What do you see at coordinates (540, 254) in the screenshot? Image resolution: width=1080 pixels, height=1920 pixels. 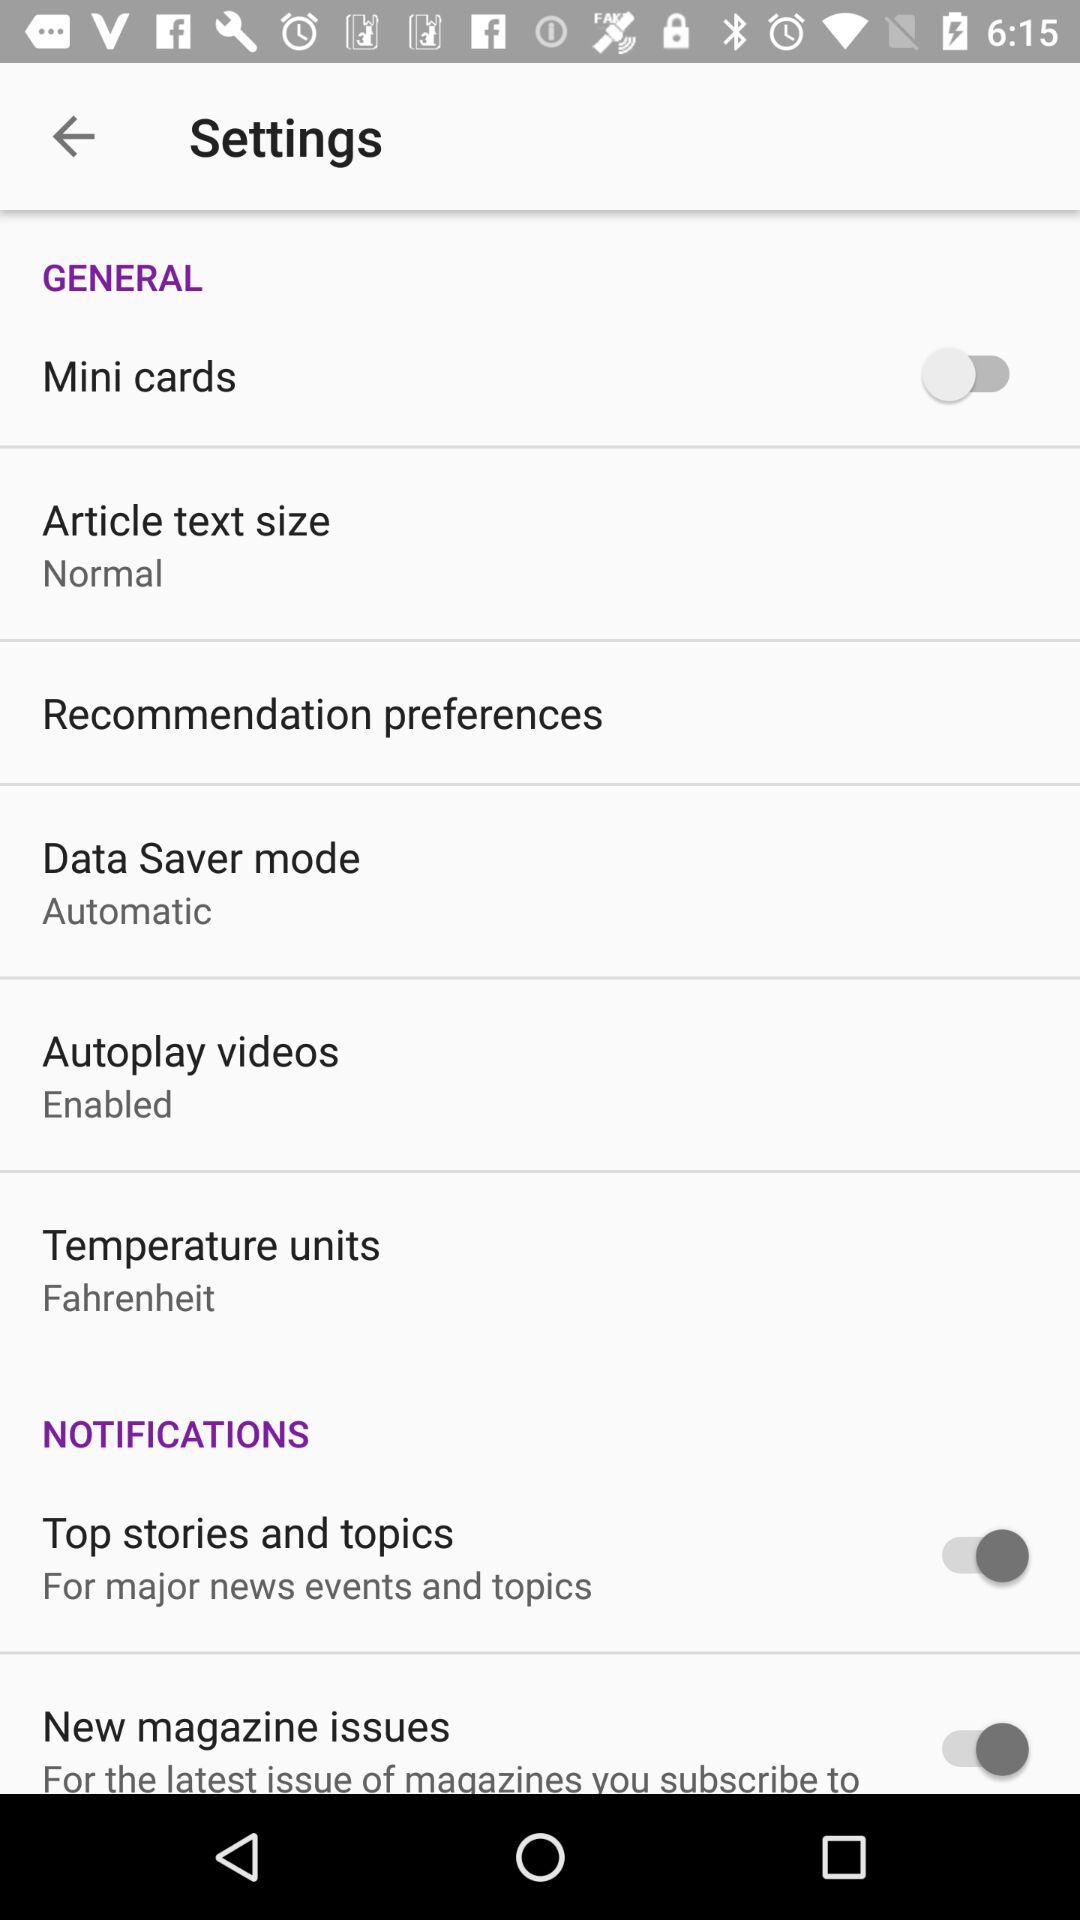 I see `the general icon` at bounding box center [540, 254].